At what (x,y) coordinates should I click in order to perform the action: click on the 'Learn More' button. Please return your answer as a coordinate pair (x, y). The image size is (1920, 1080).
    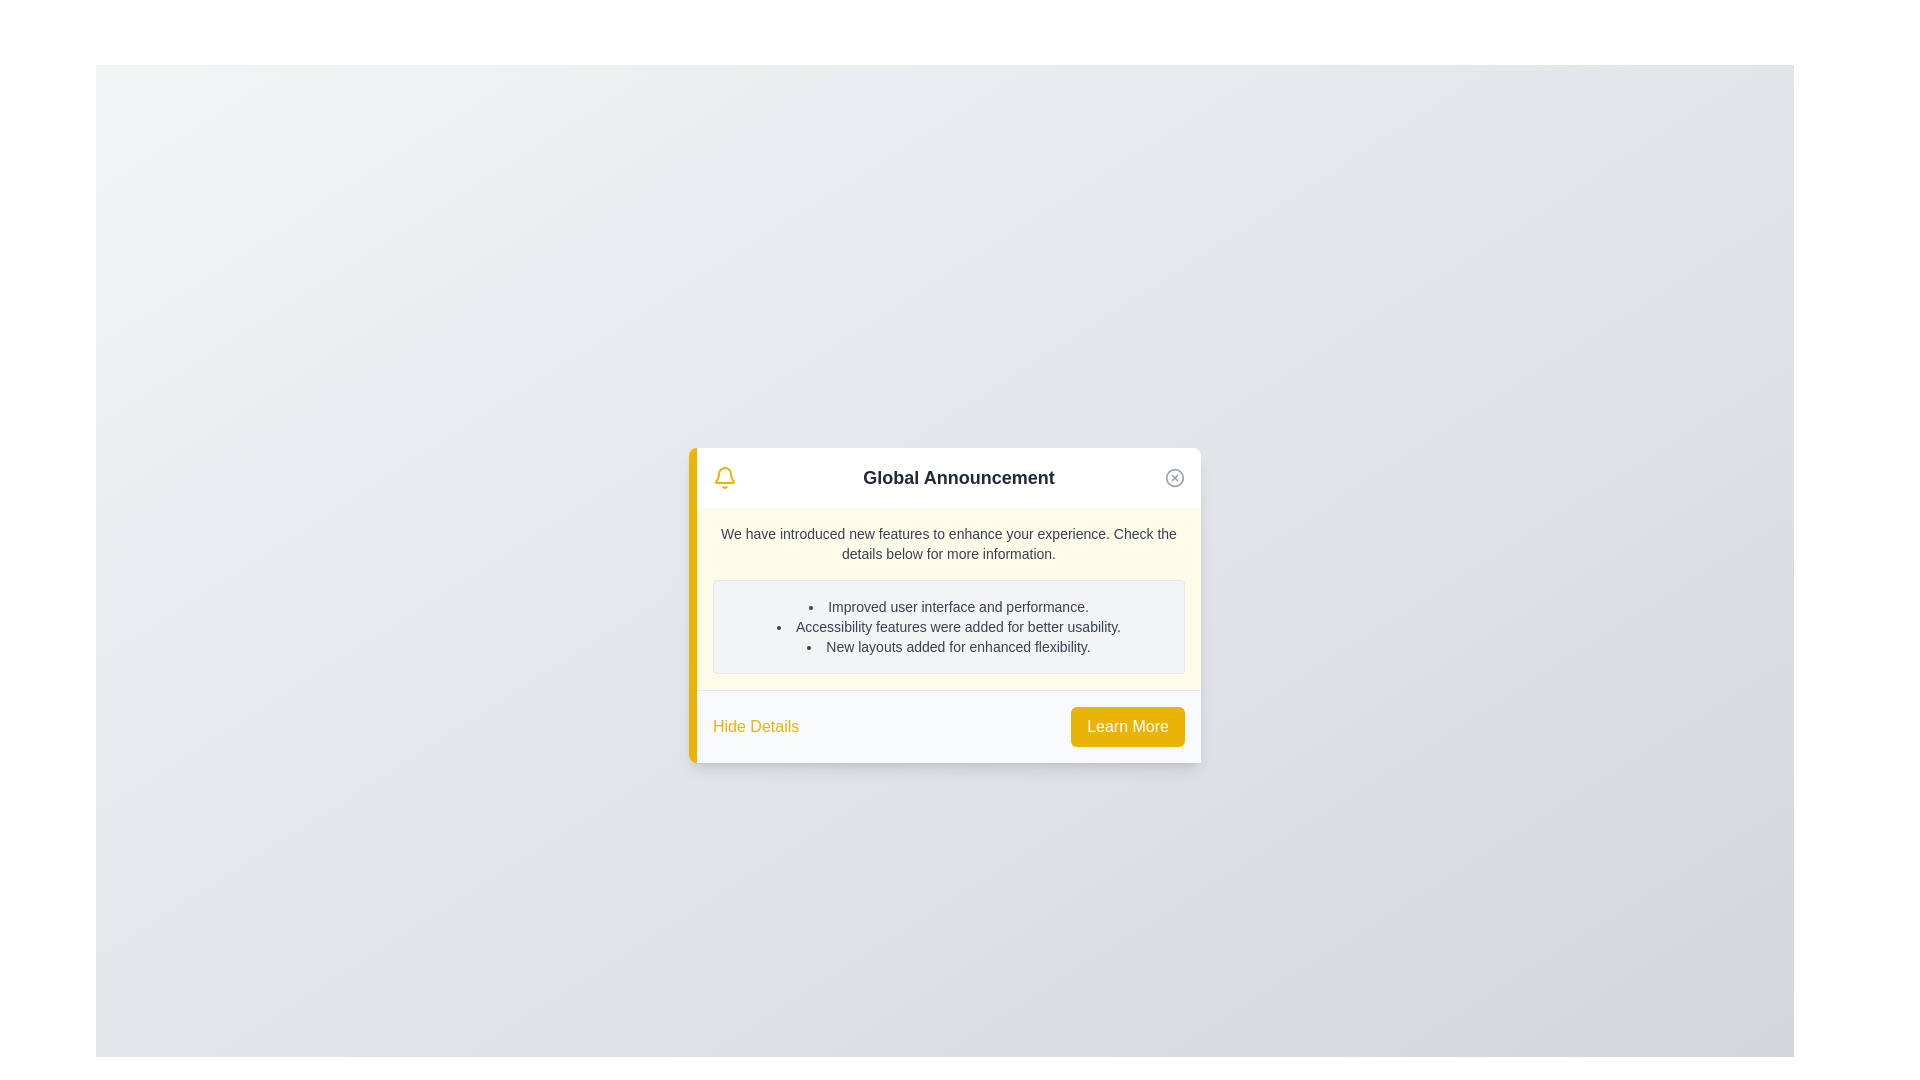
    Looking at the image, I should click on (1128, 725).